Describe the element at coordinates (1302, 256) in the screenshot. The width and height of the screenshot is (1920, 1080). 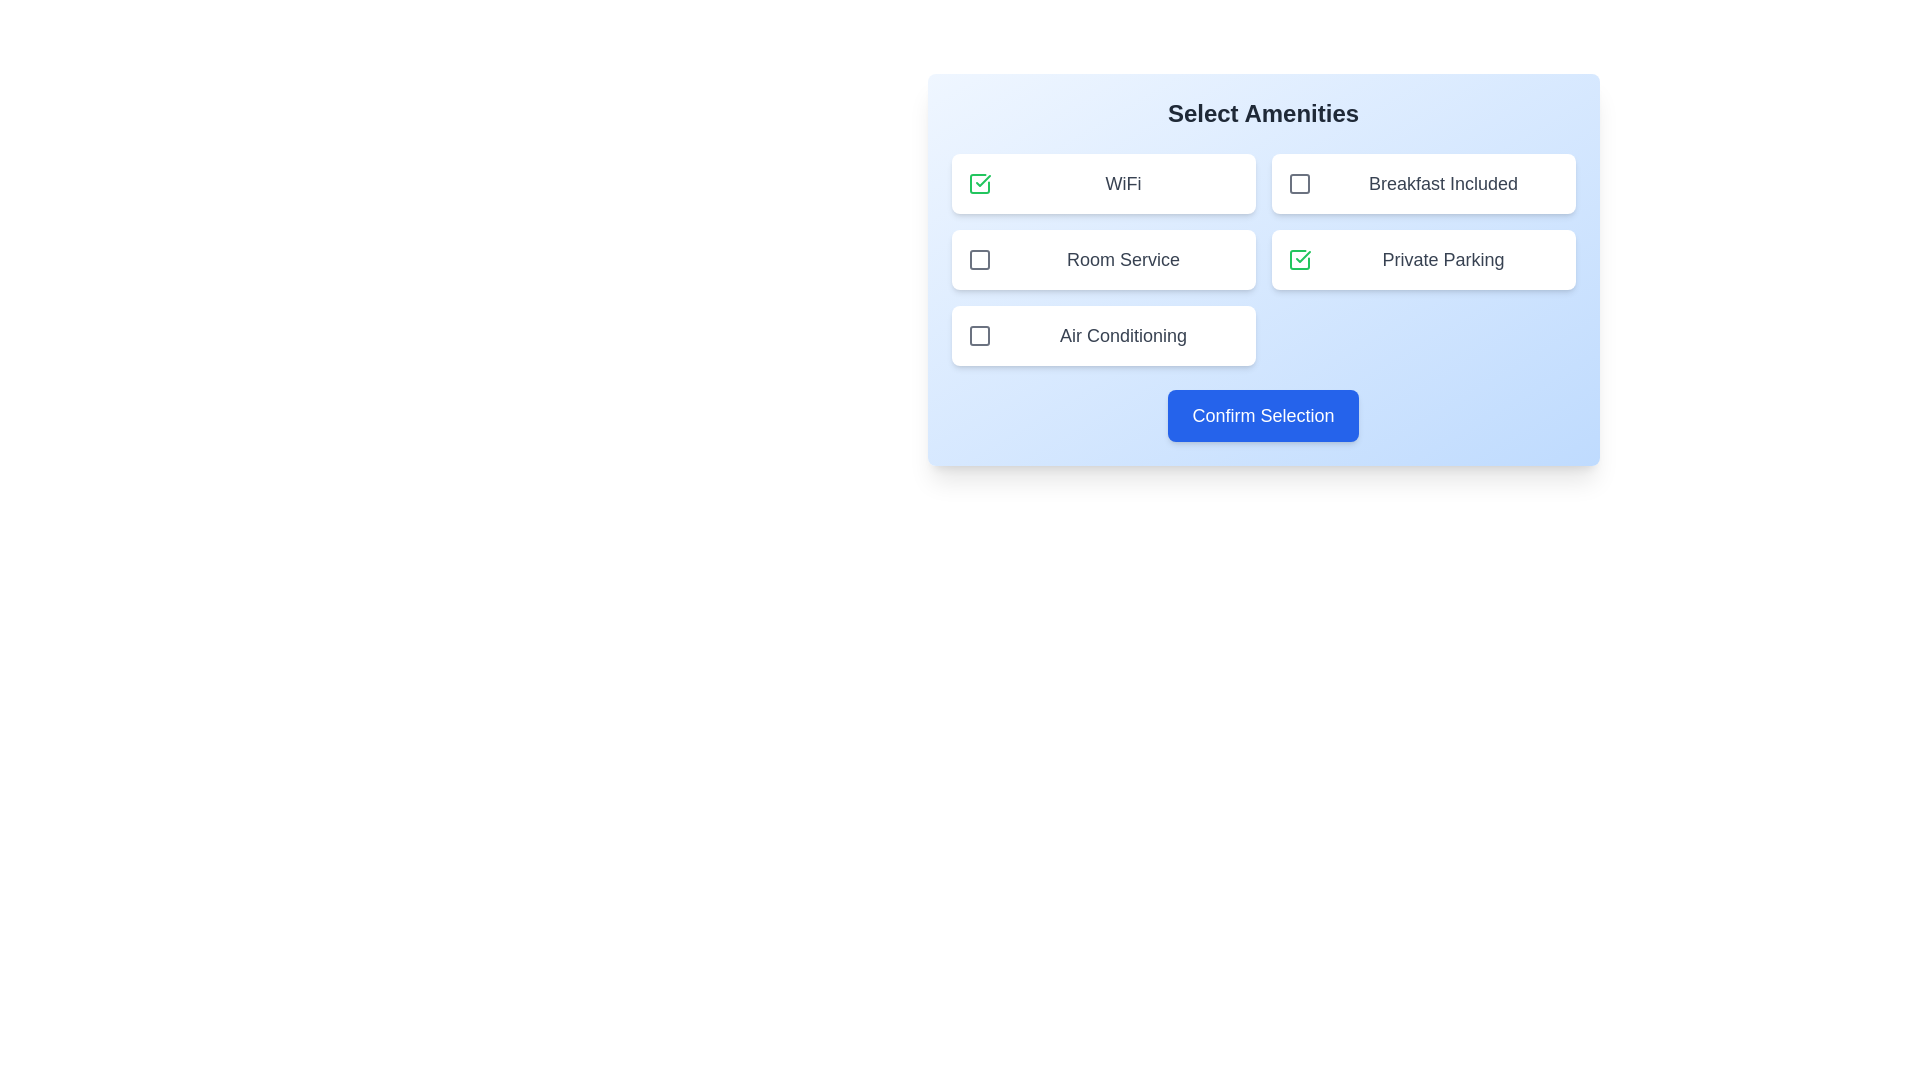
I see `the green checkmark icon indicating the active state of the 'Private Parking' checkbox option` at that location.